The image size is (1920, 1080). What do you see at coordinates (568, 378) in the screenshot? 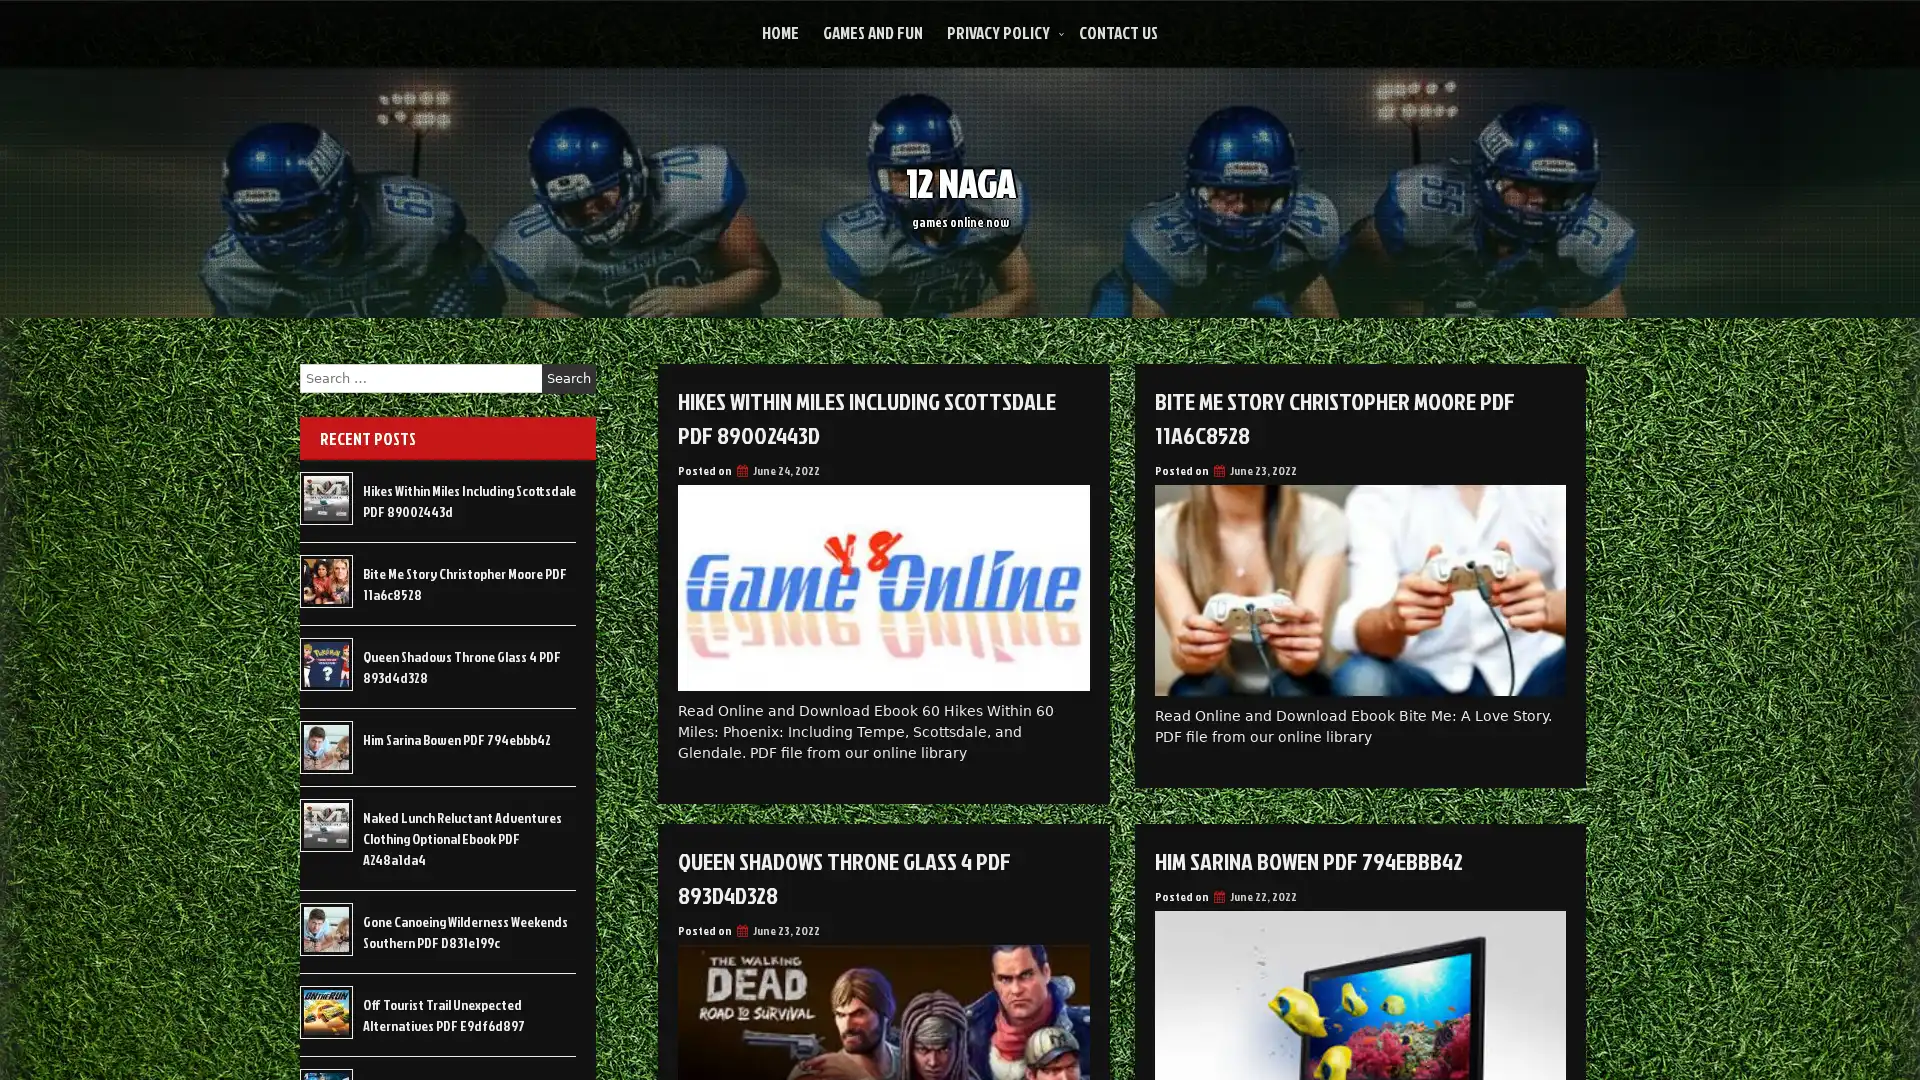
I see `Search` at bounding box center [568, 378].